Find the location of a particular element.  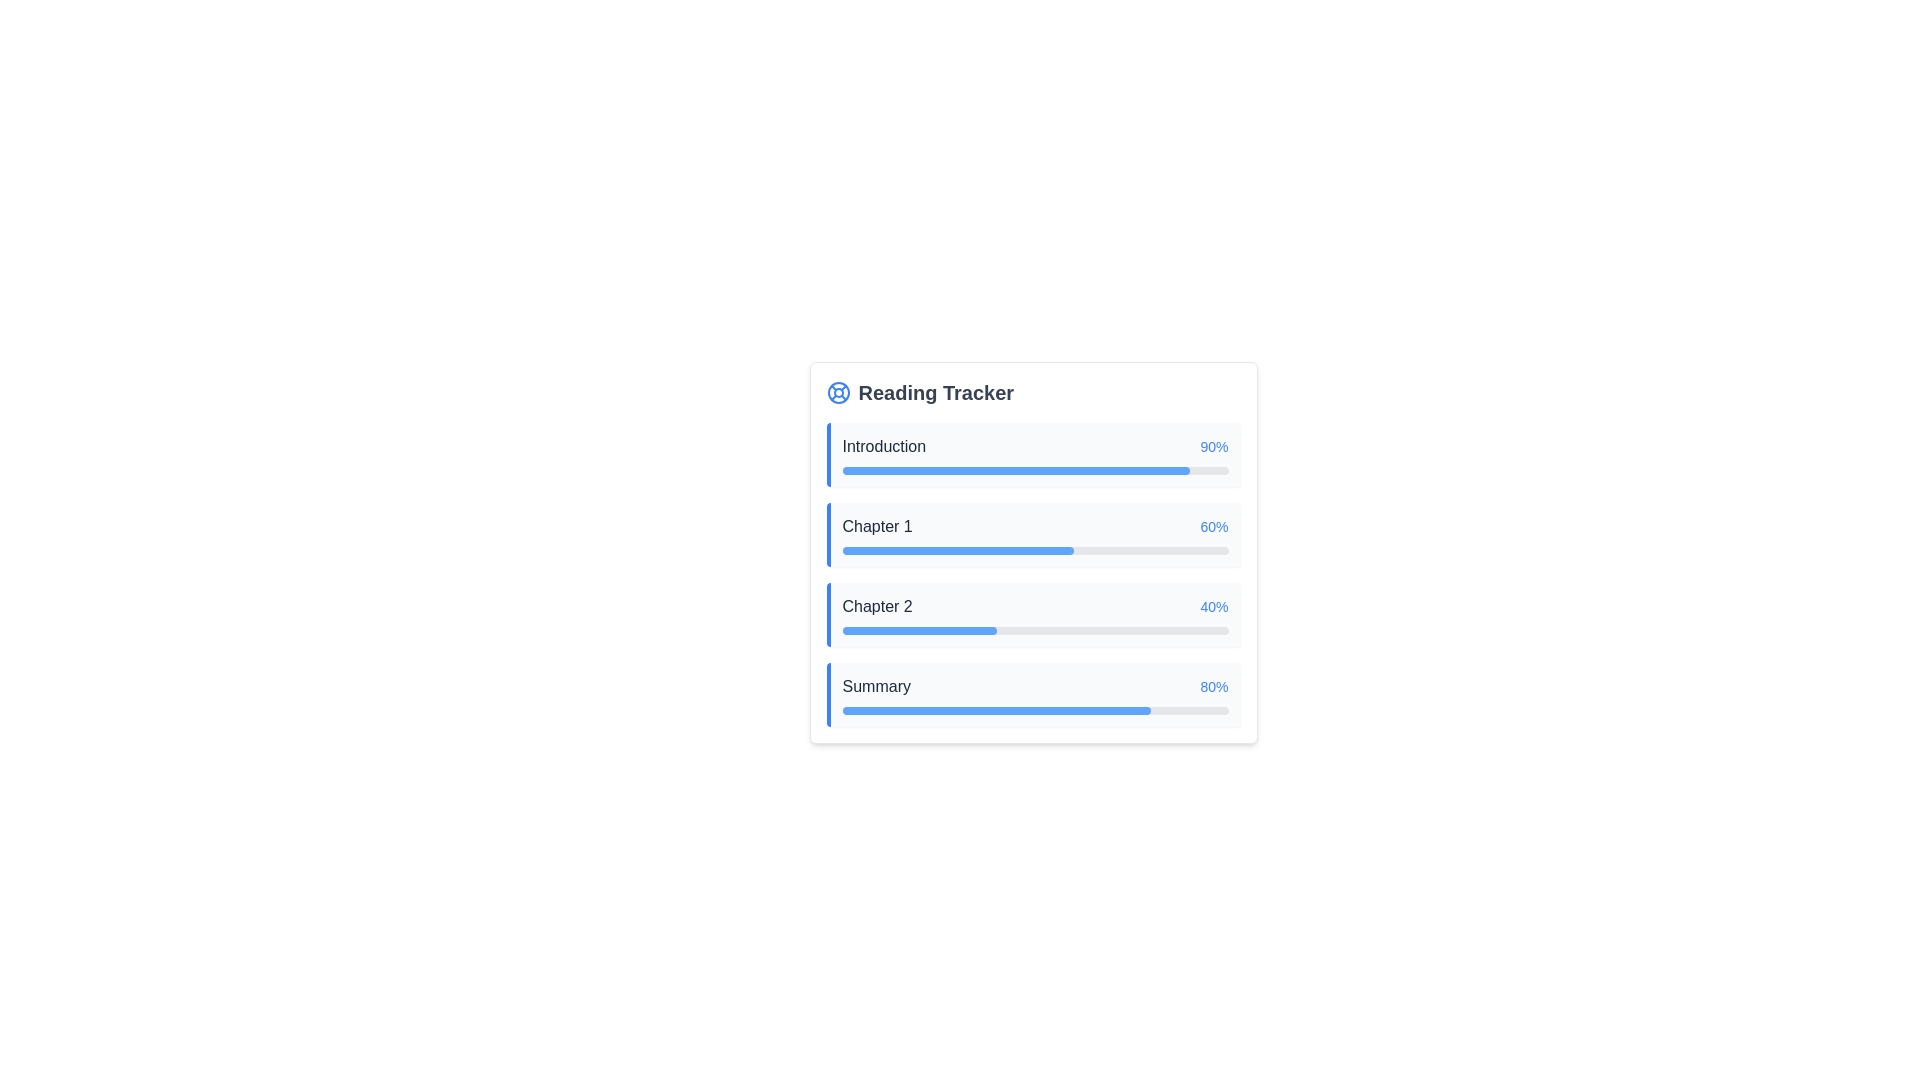

the Progress Card titled 'Introduction' which shows a progress percentage of '90%' and is the first card in the 'Reading Tracker' section is located at coordinates (1033, 455).